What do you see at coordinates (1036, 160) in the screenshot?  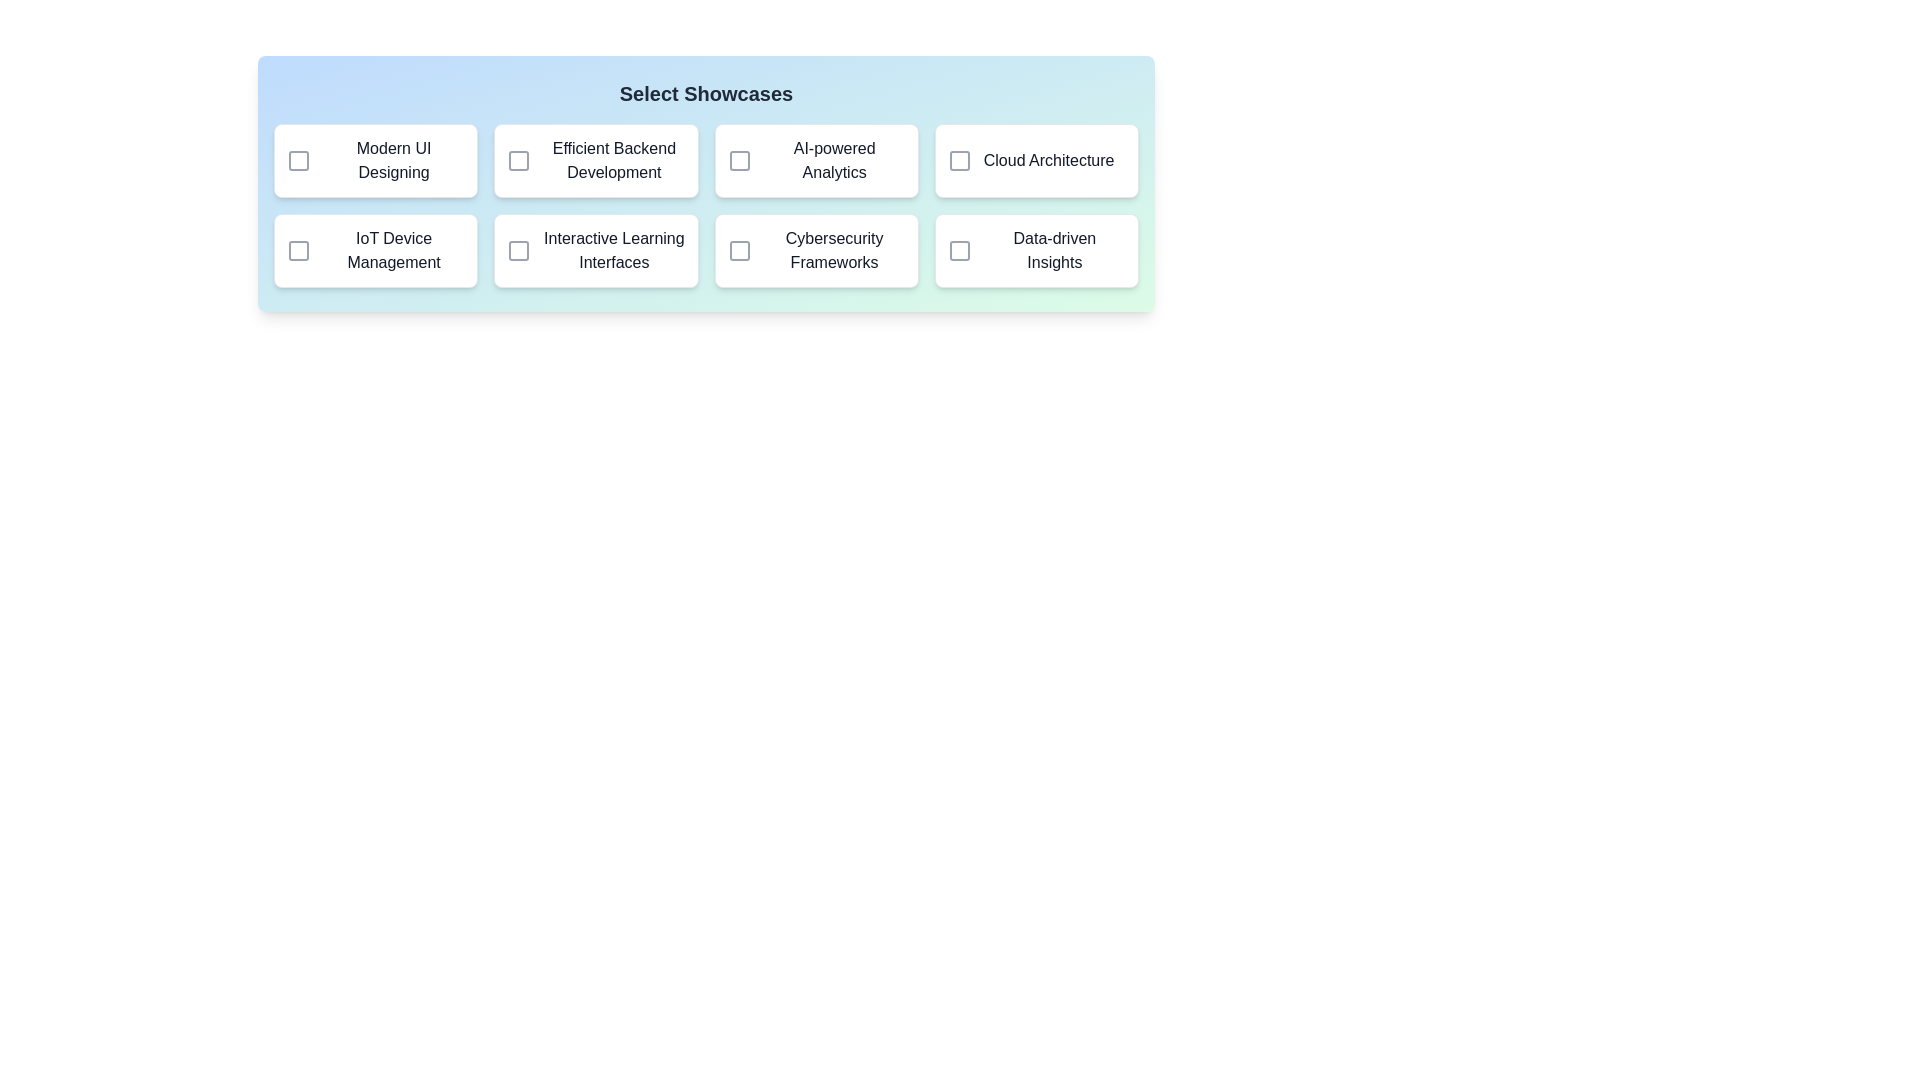 I see `the showcase item labeled 'Cloud Architecture' to observe the hover effect` at bounding box center [1036, 160].